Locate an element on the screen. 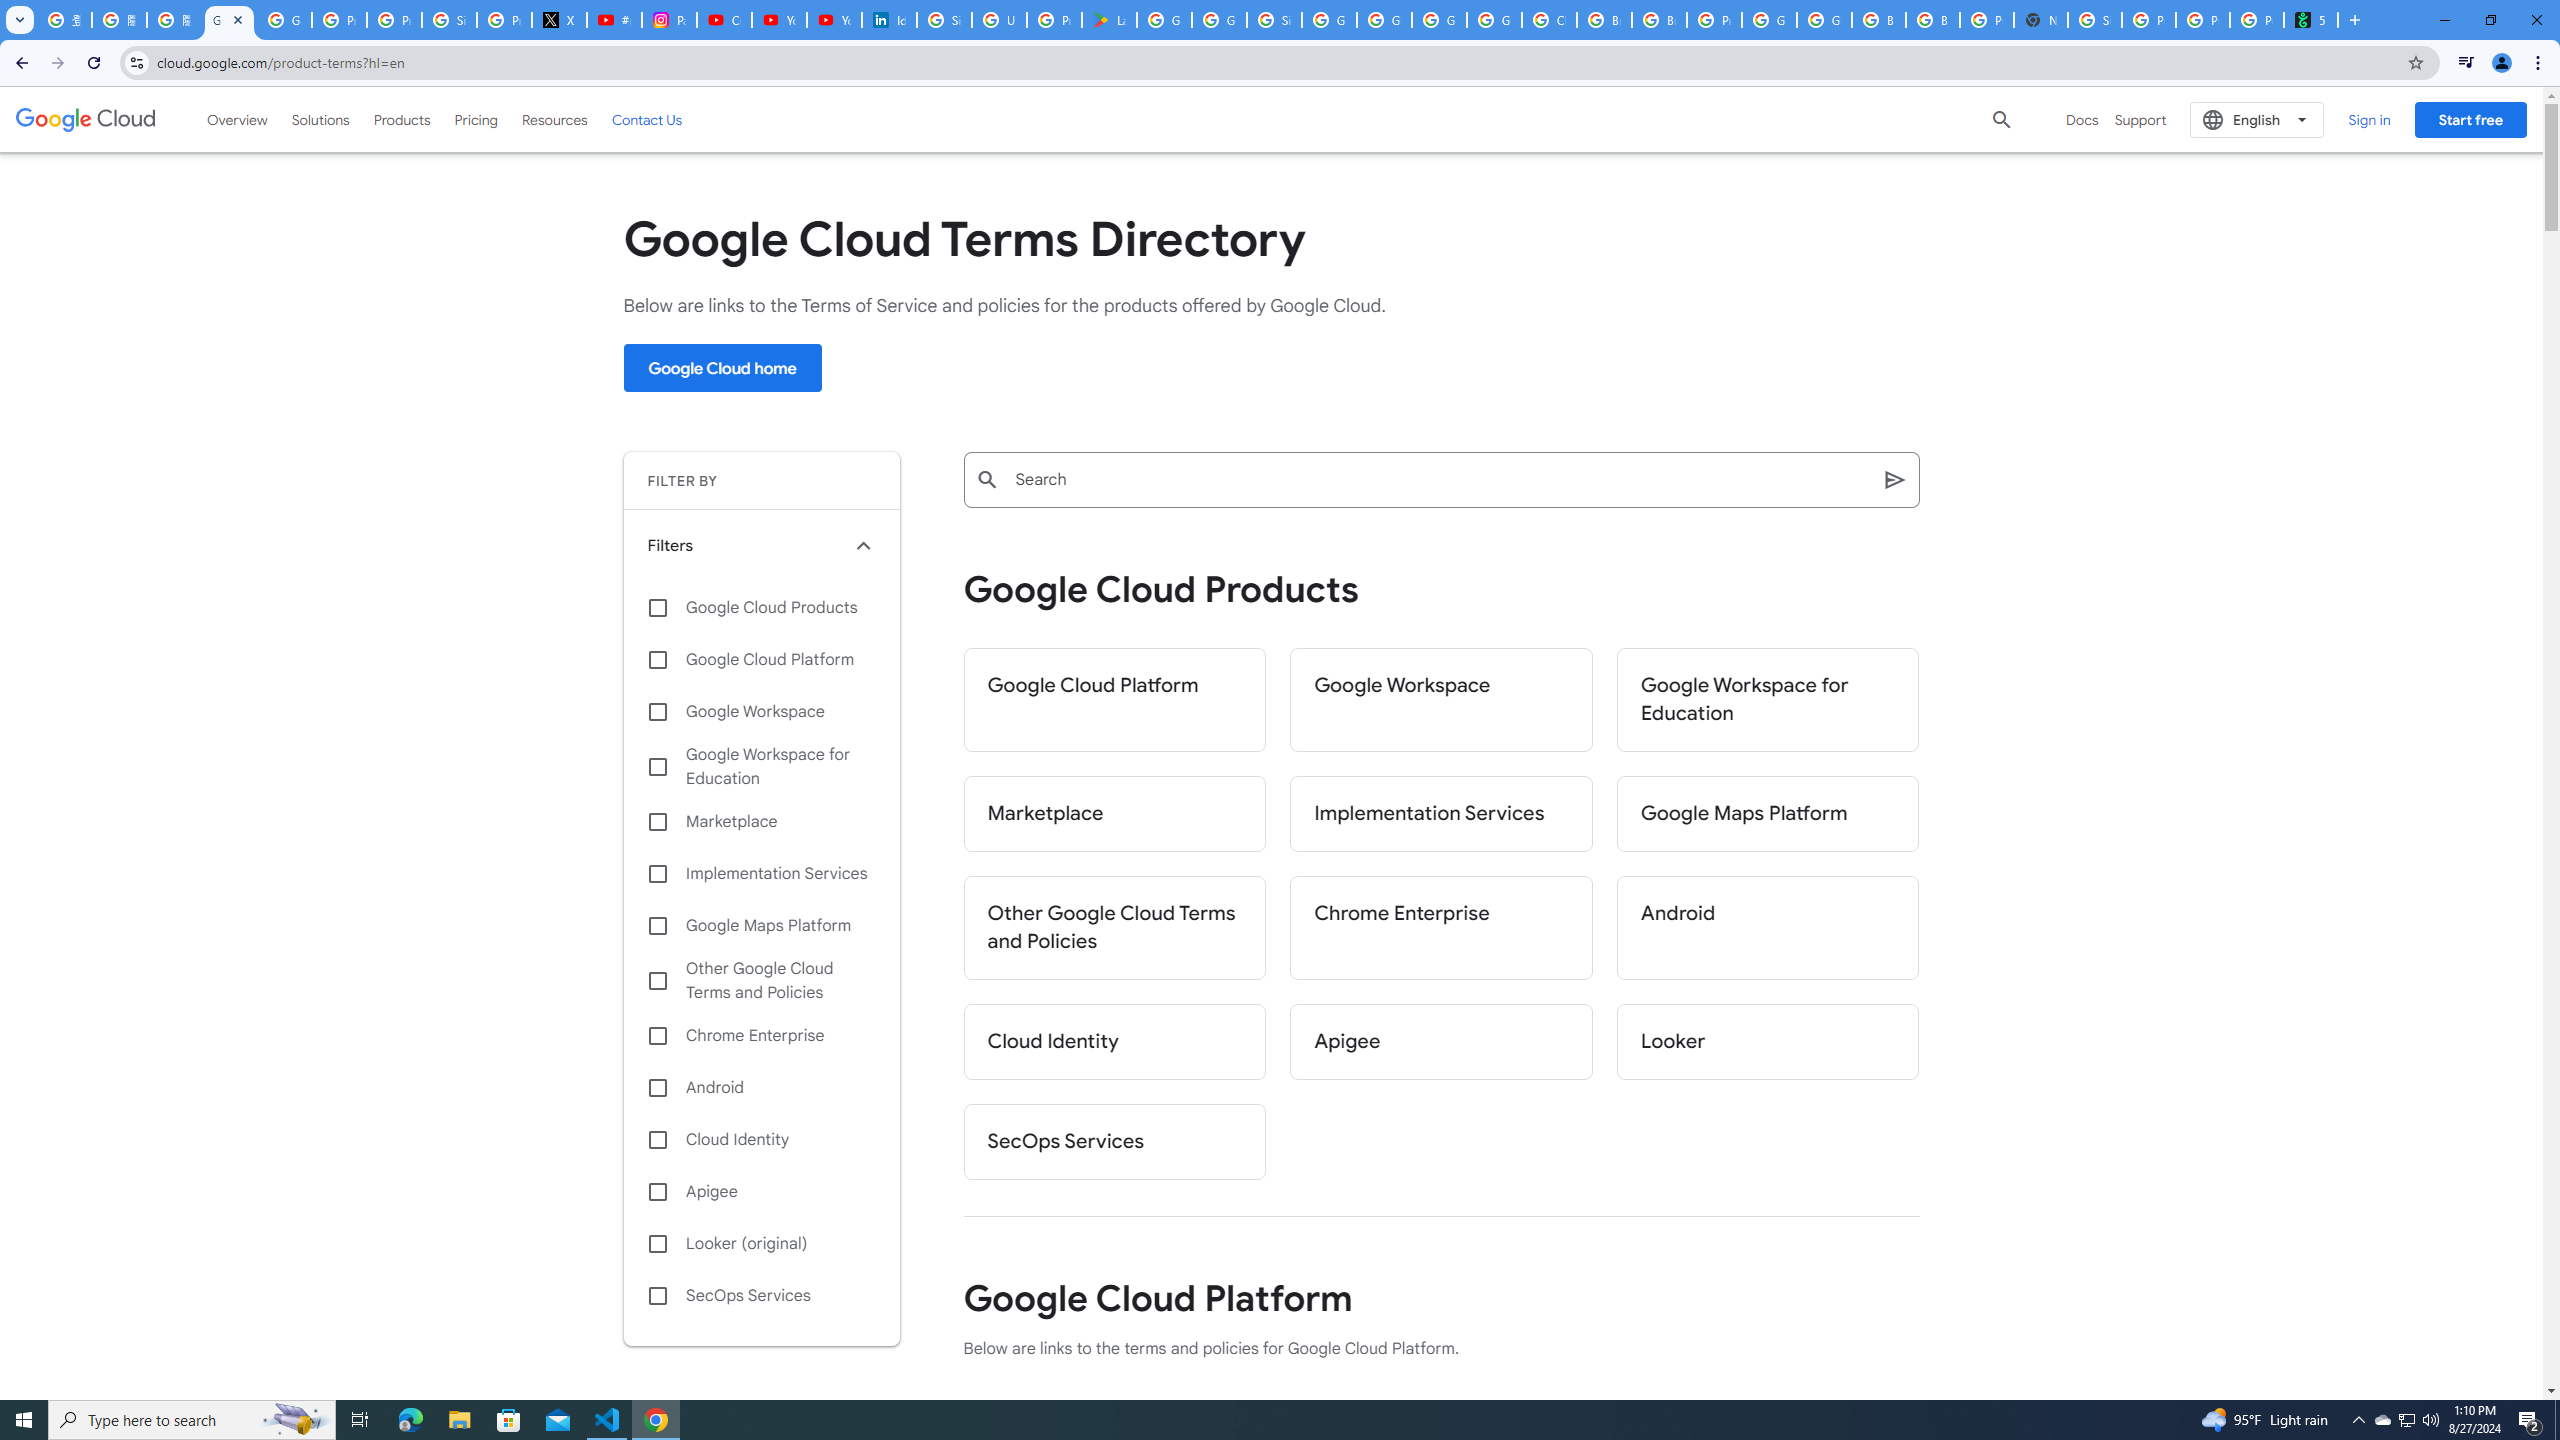 This screenshot has height=1440, width=2560. 'Google Maps Platform' is located at coordinates (761, 924).